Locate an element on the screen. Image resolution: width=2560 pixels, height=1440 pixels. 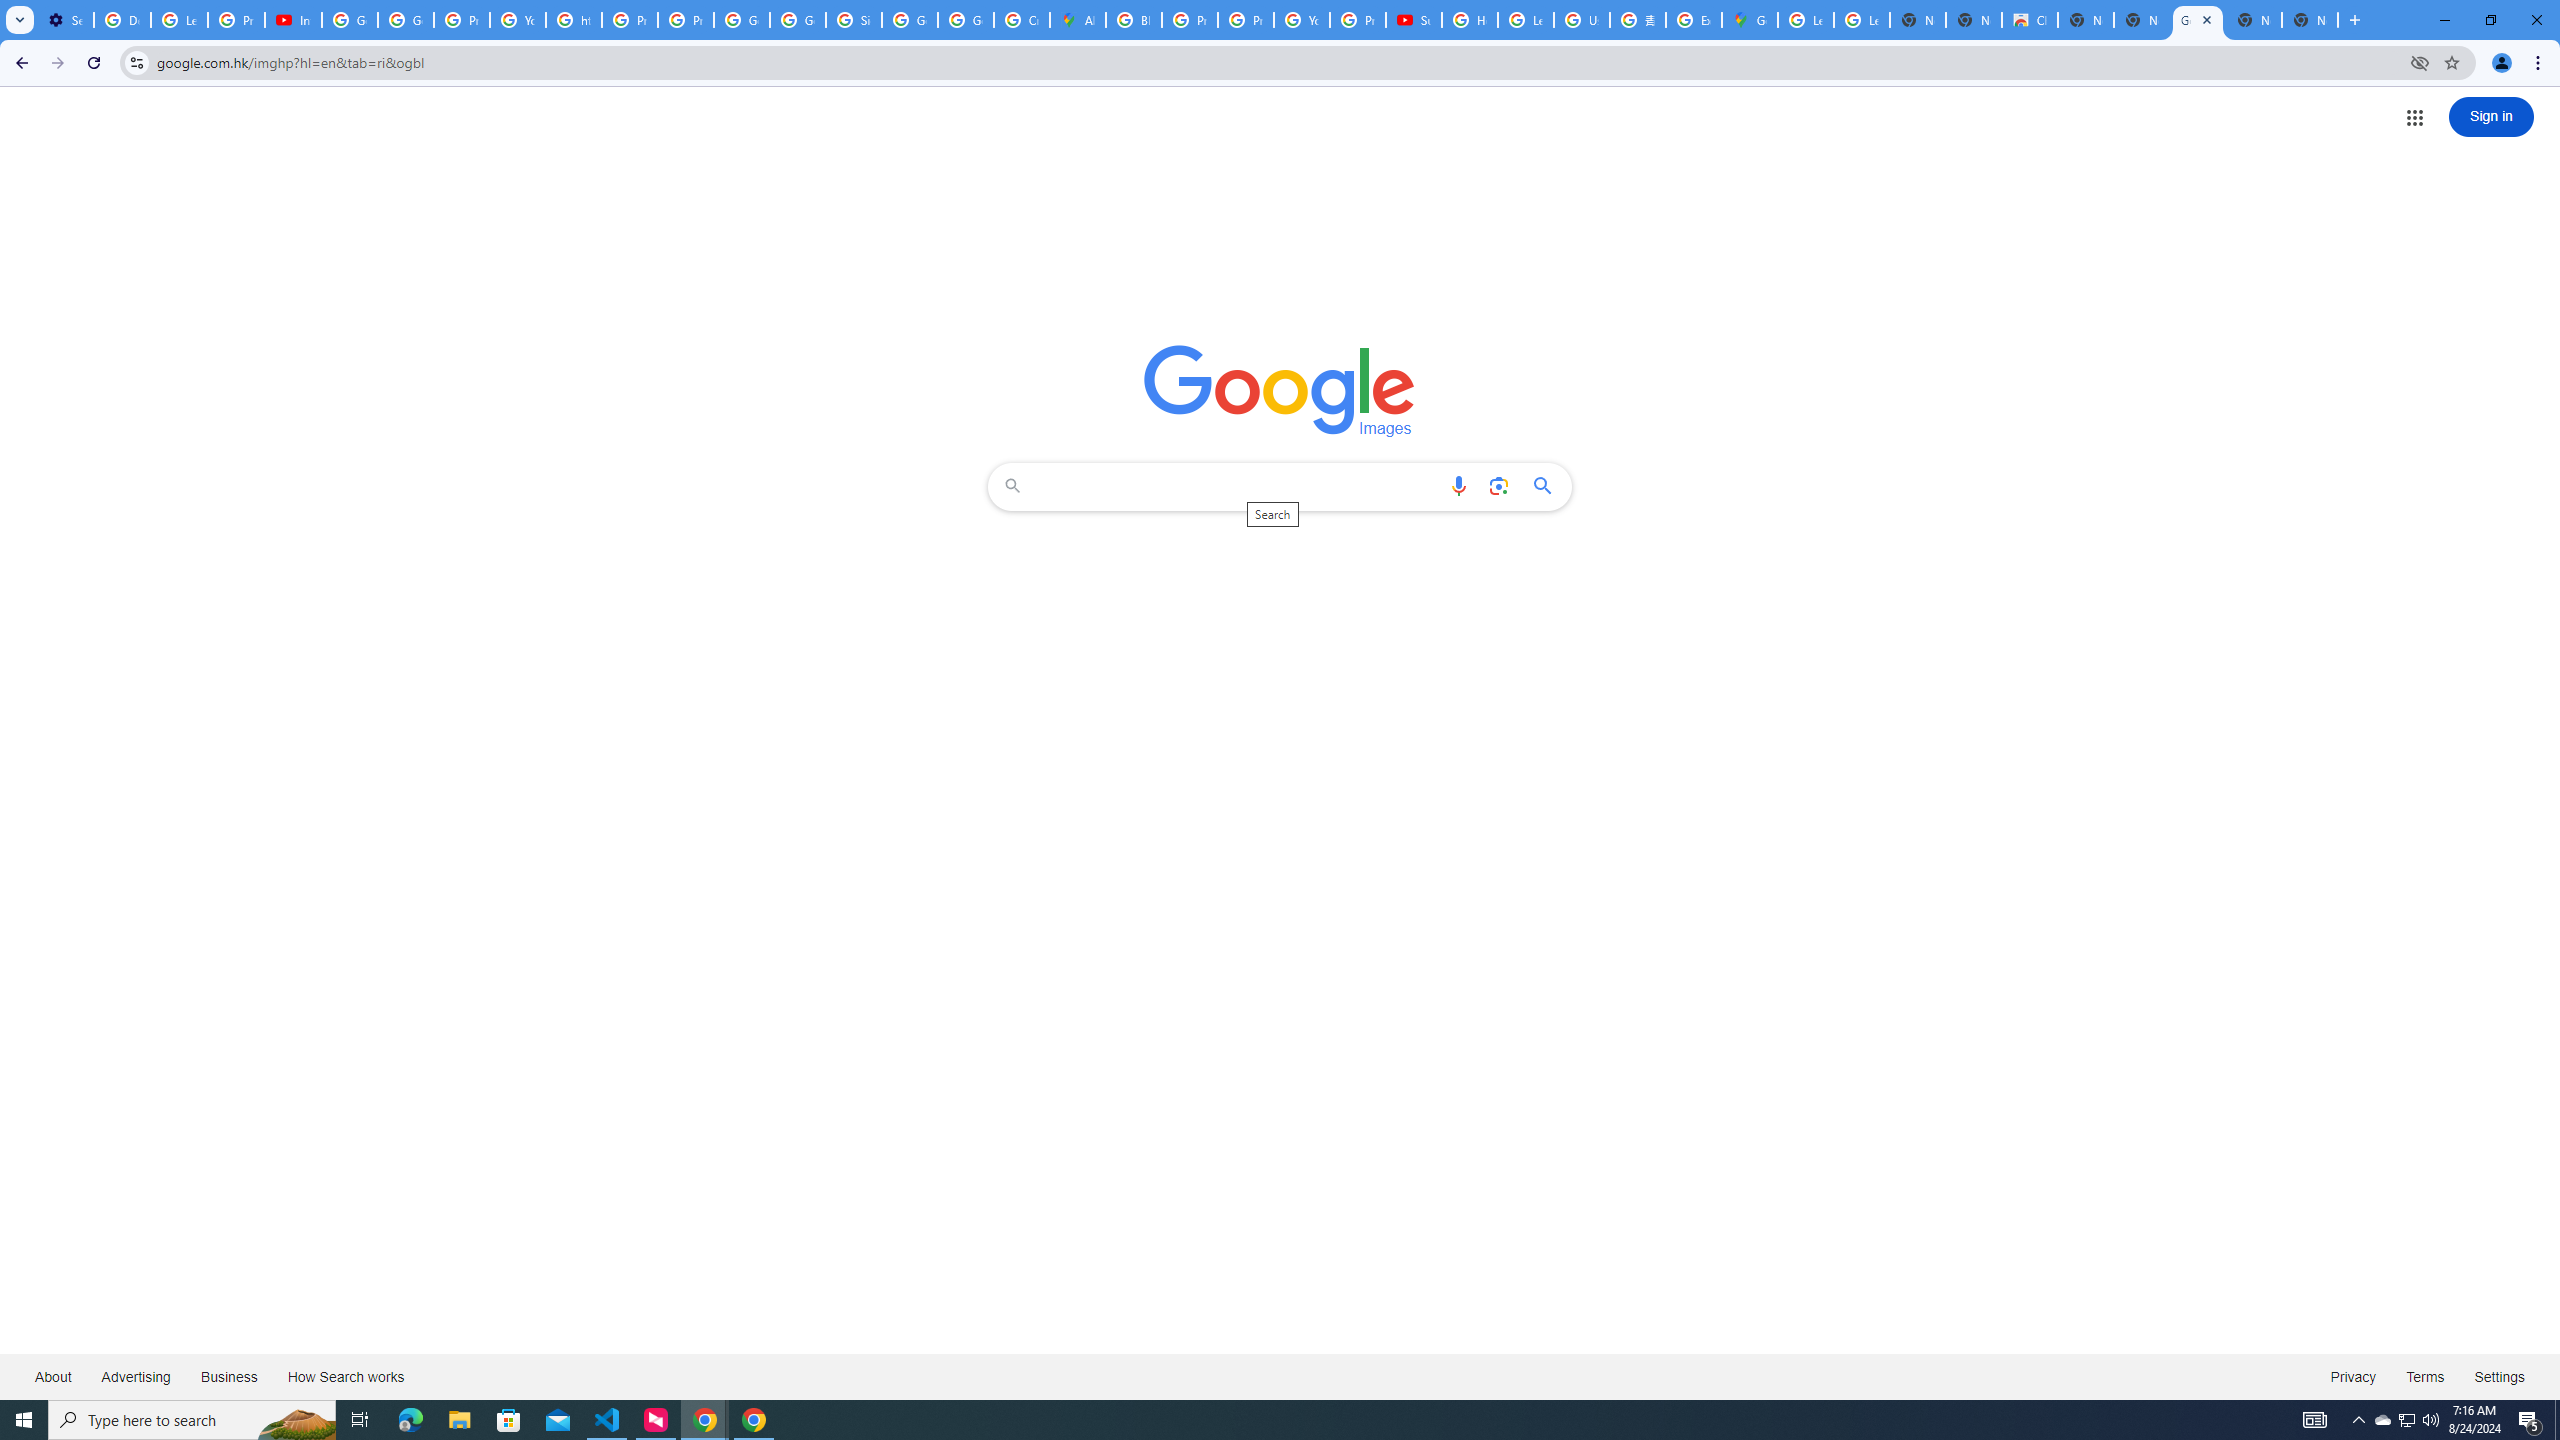
'Create your Google Account' is located at coordinates (1022, 19).